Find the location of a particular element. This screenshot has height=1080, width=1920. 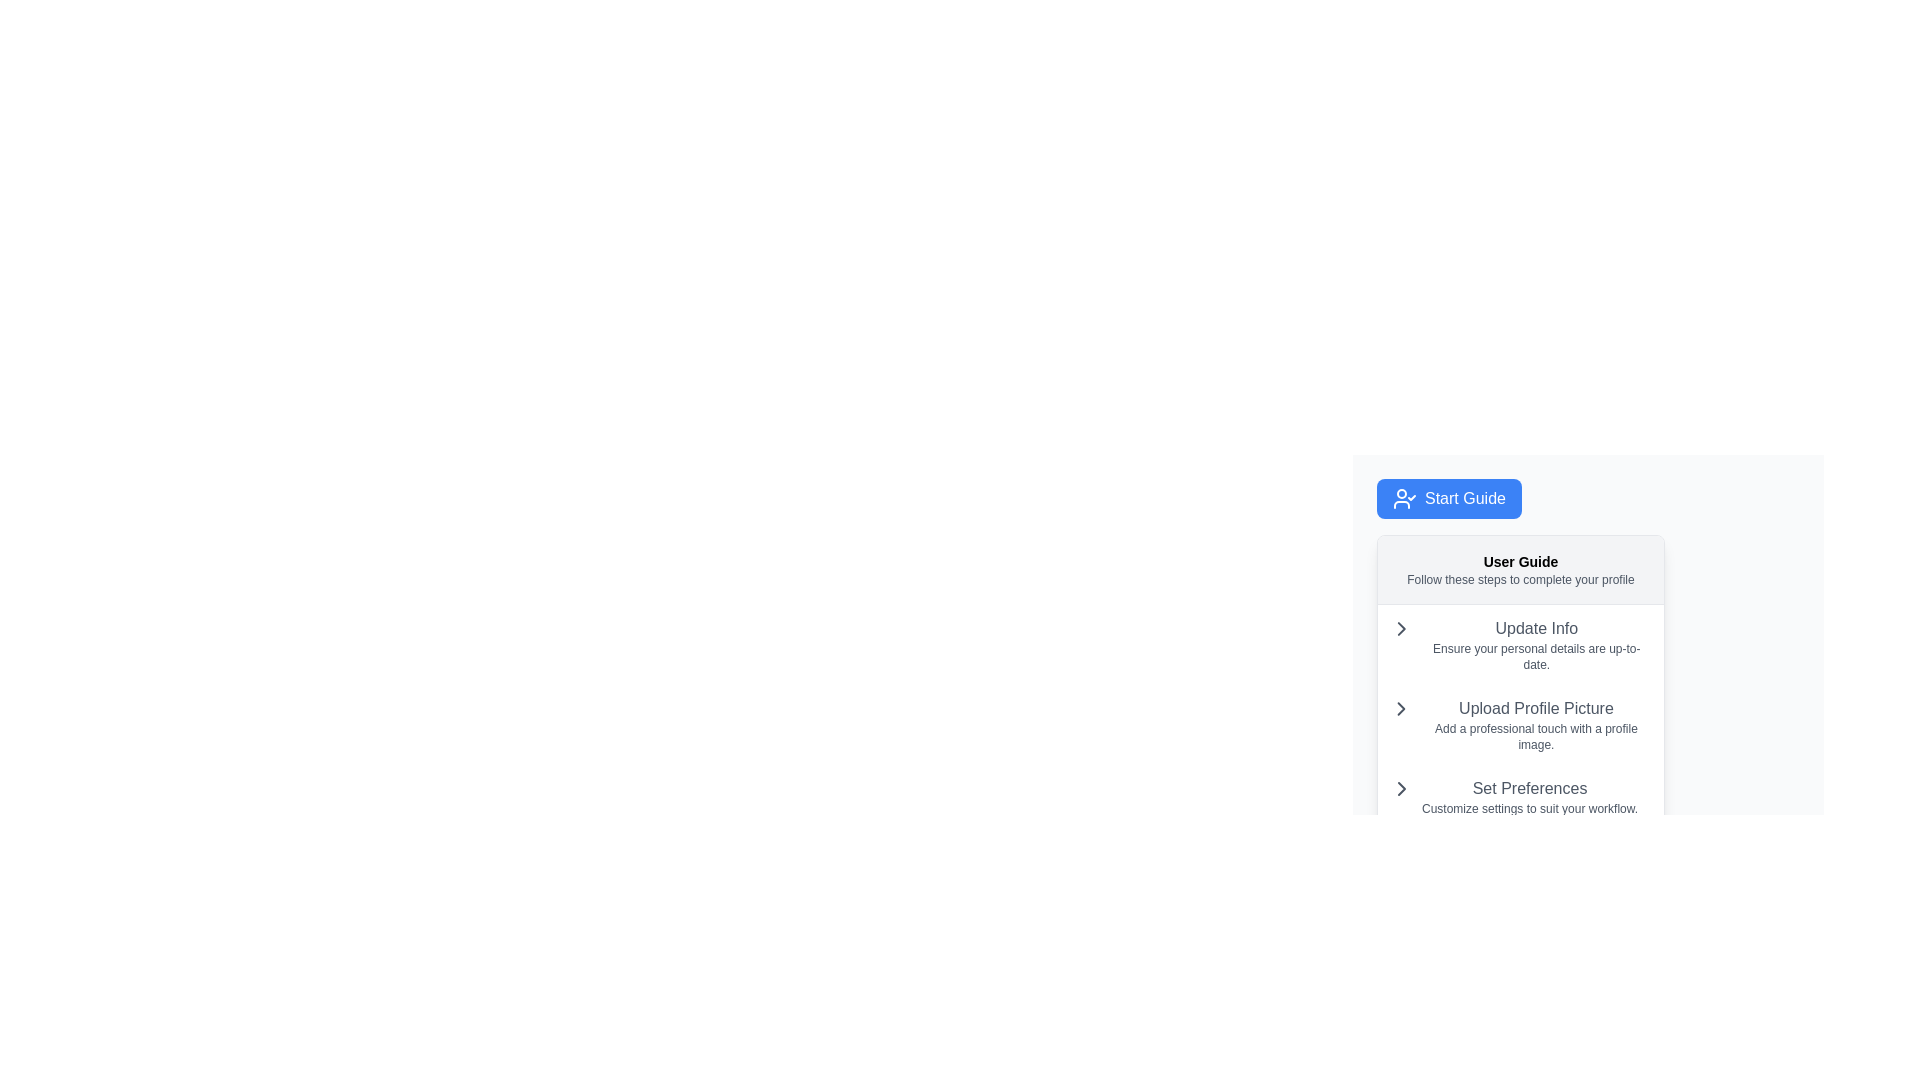

the chevron icon indicating the 'Upload Profile Picture' option in the vertical navigation menu is located at coordinates (1400, 708).